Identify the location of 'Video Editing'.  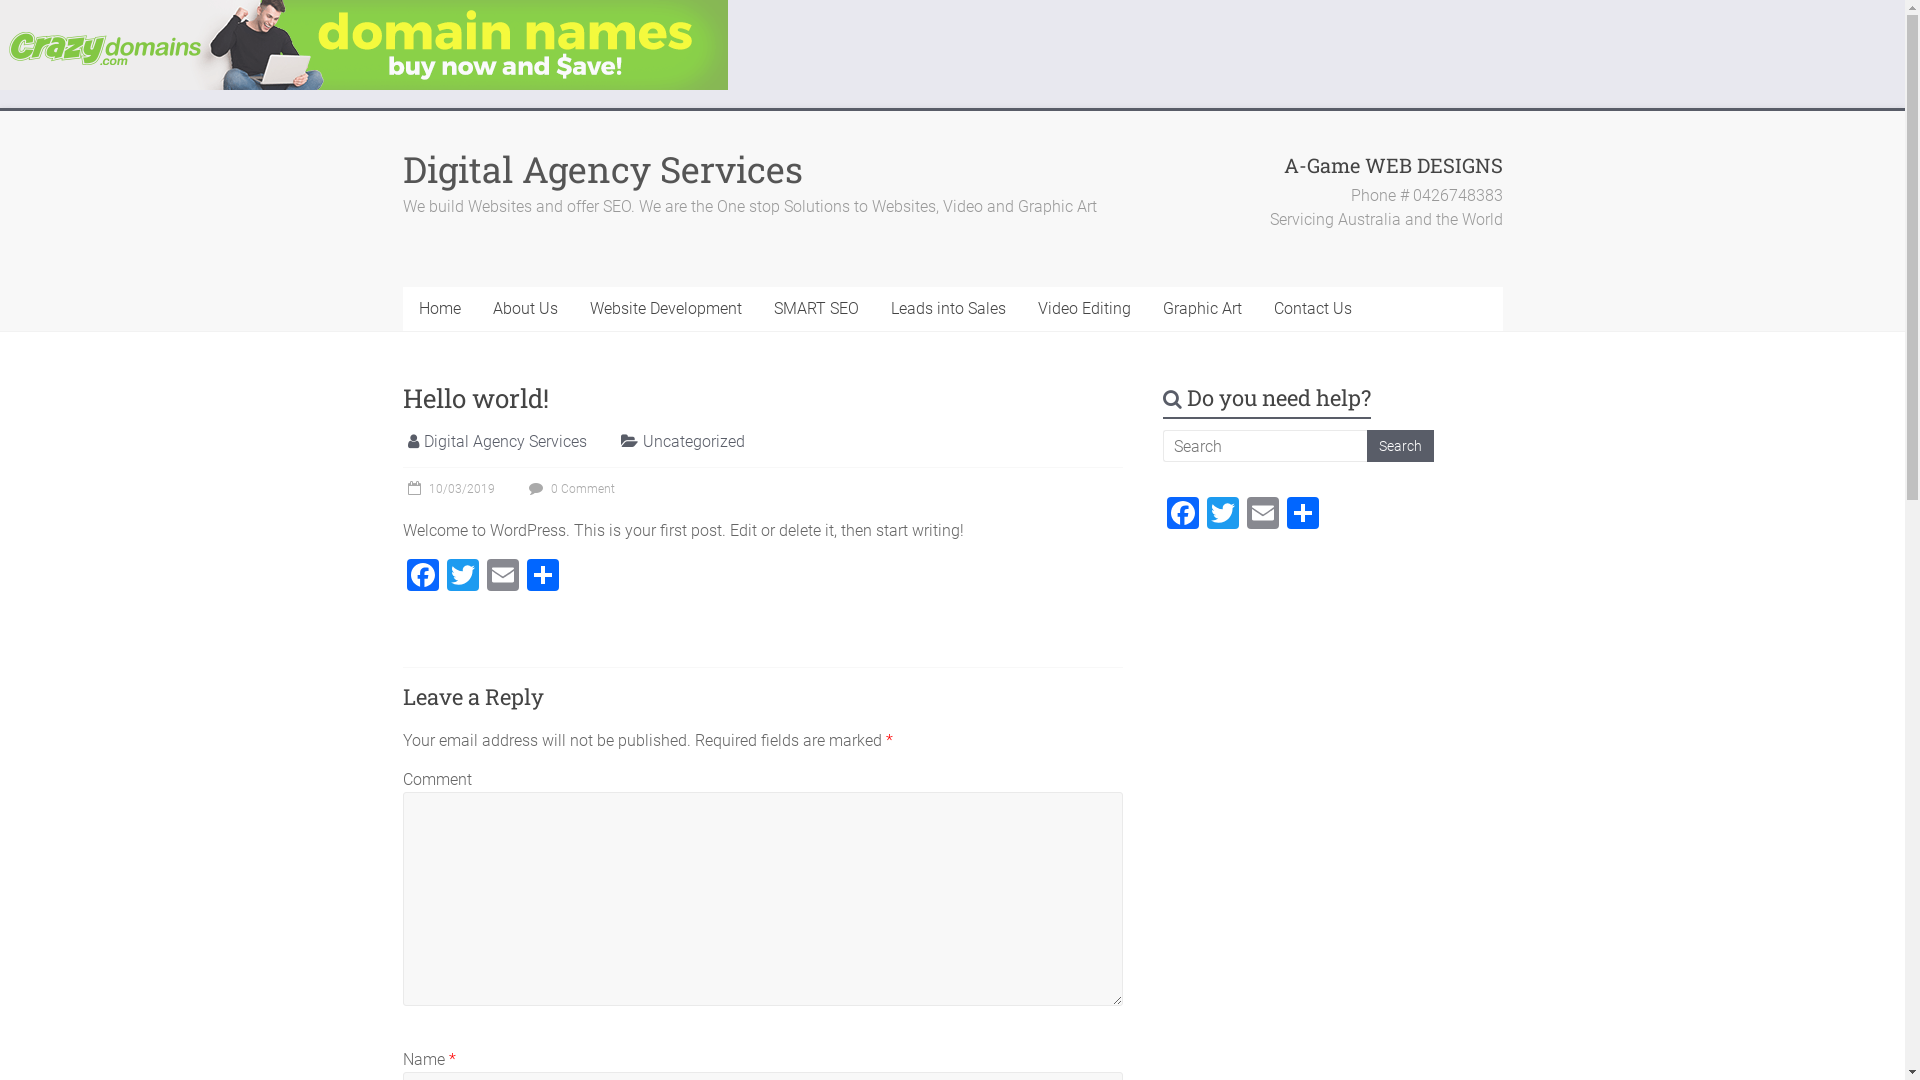
(1022, 308).